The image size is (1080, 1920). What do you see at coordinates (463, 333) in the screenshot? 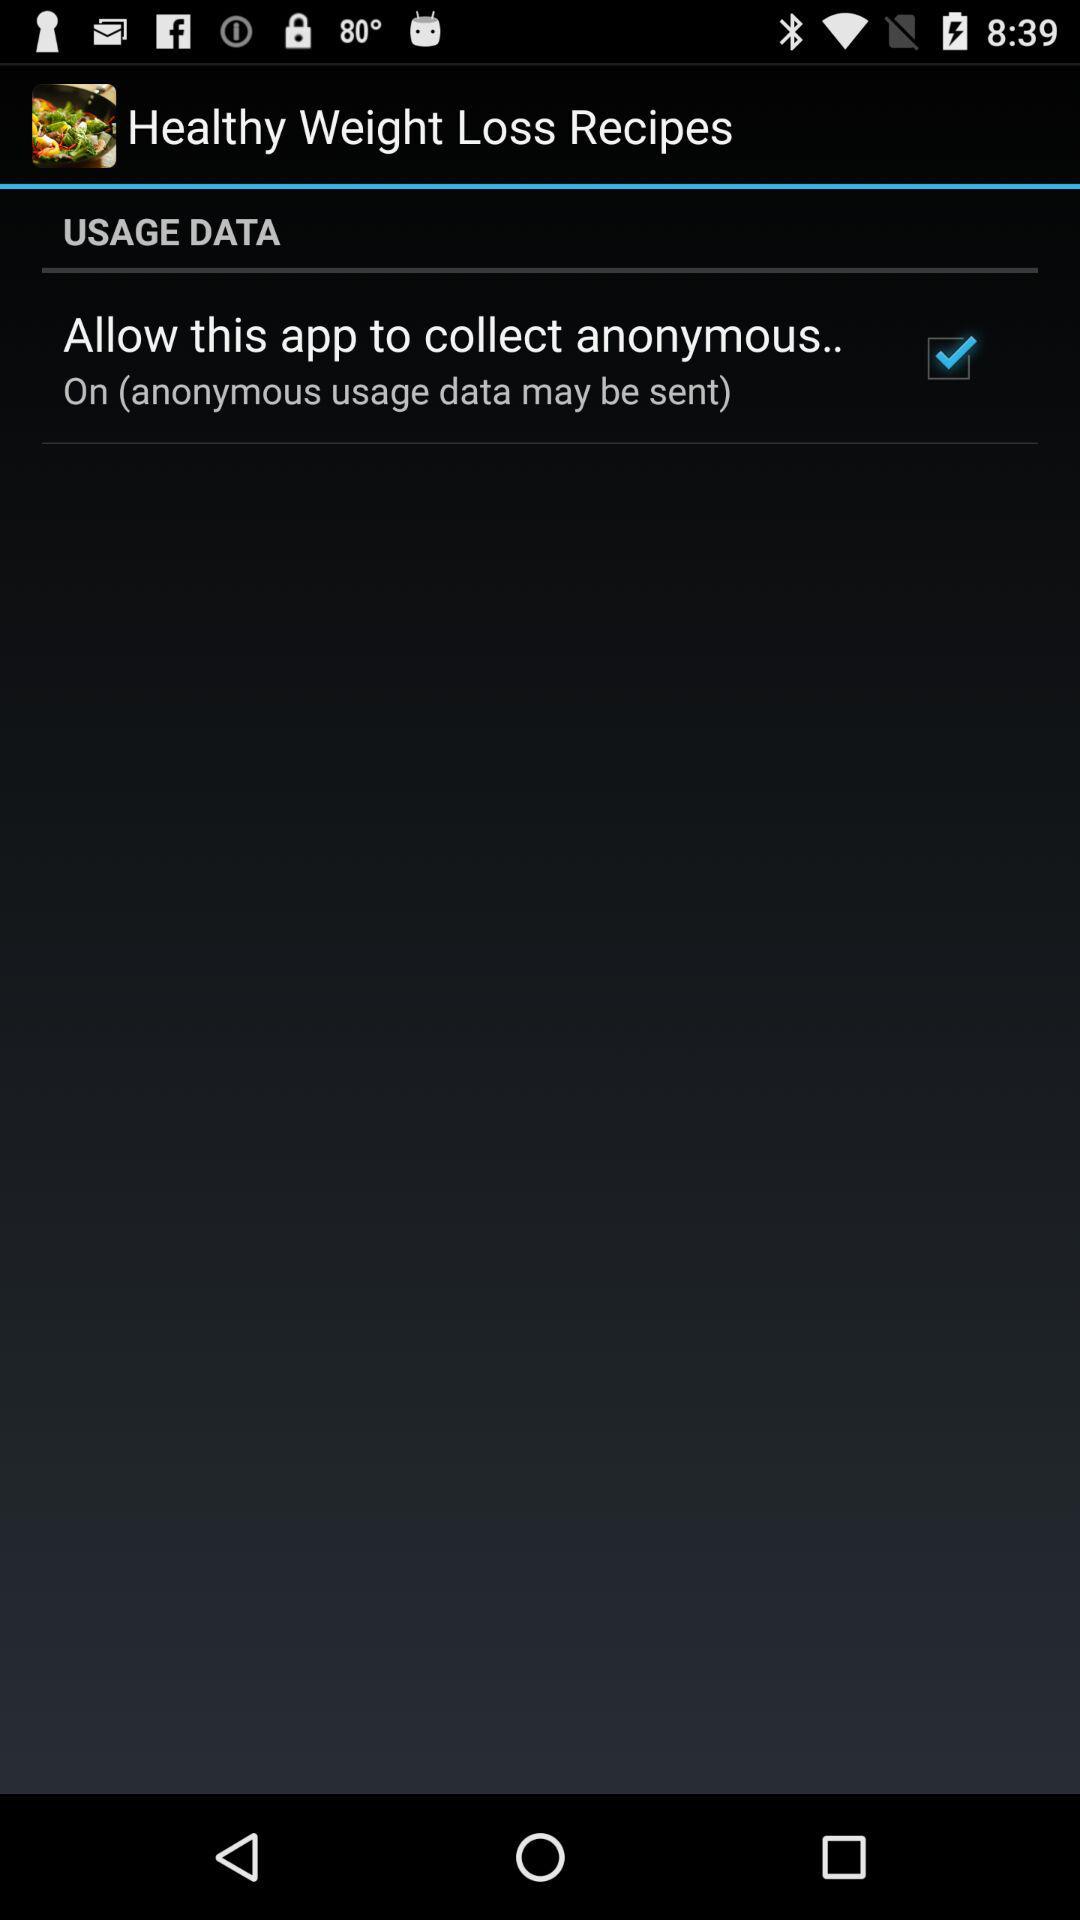
I see `item below usage data item` at bounding box center [463, 333].